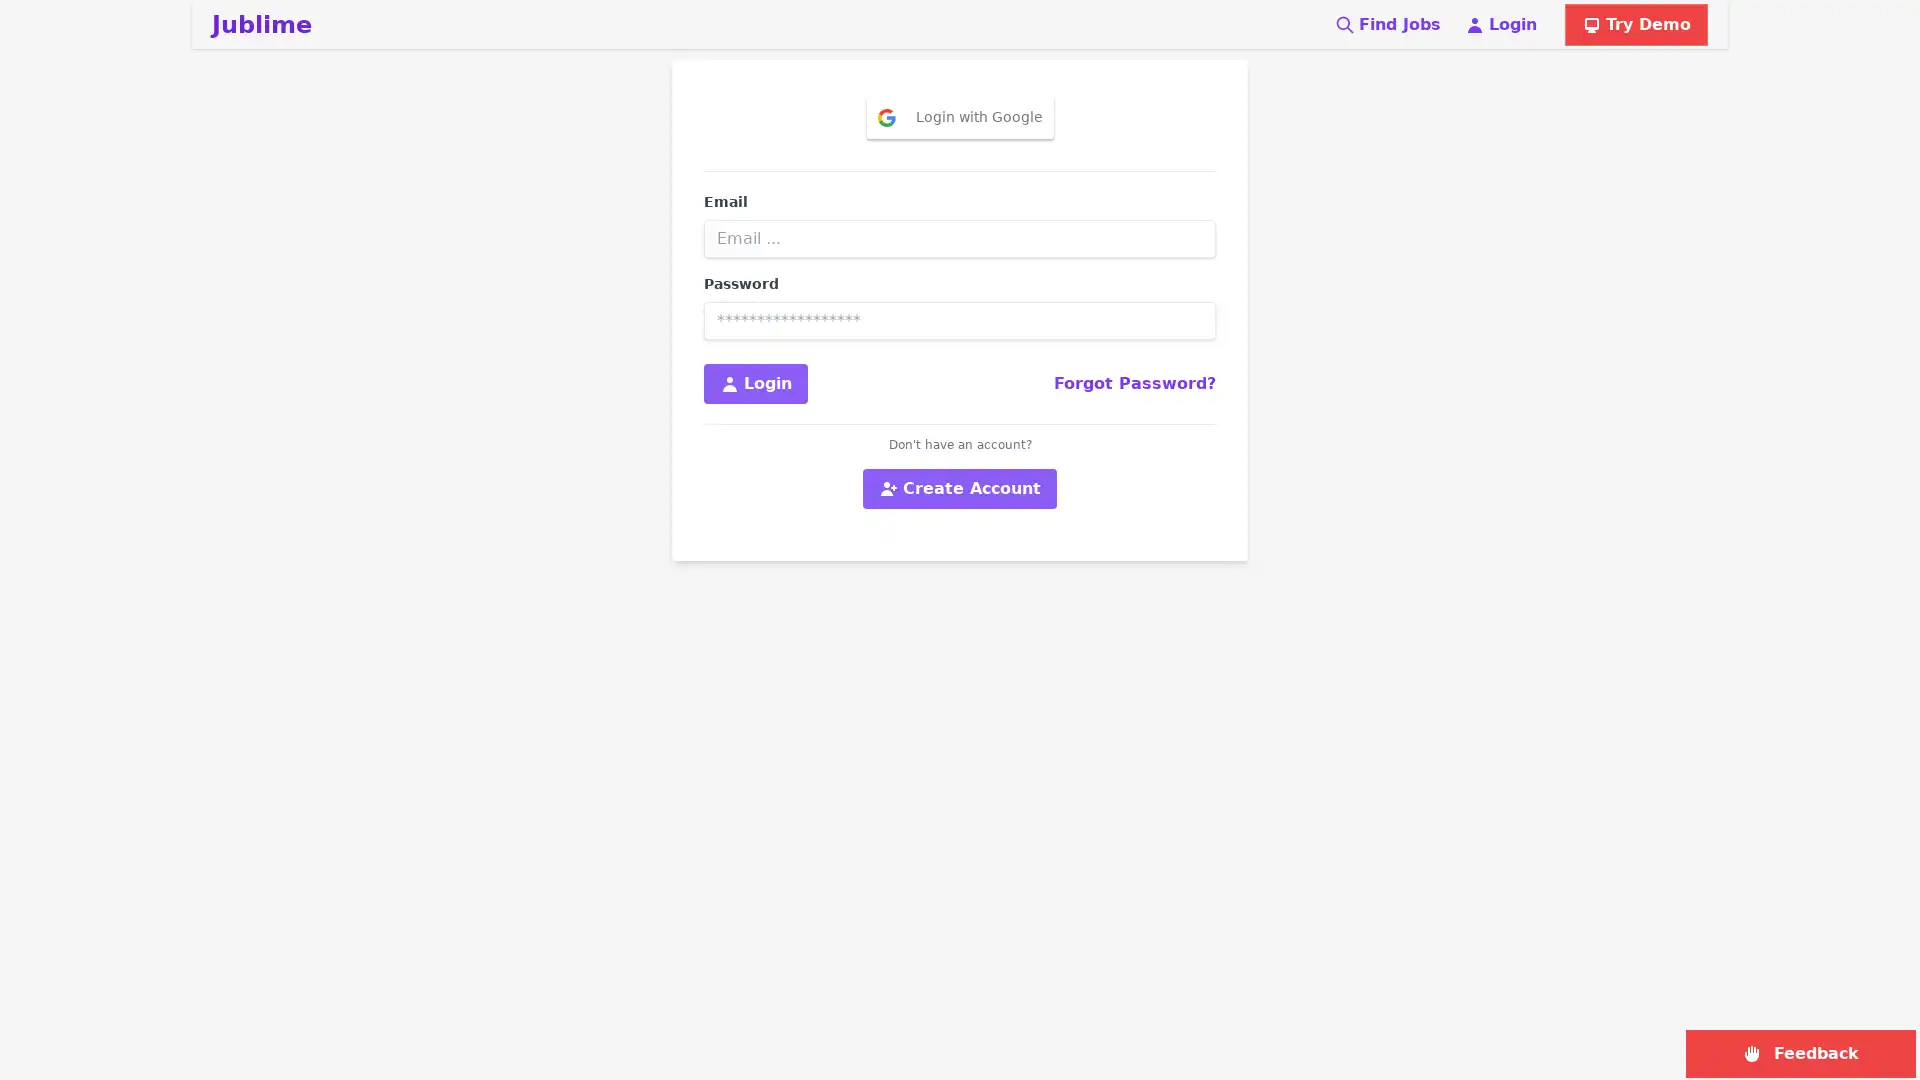 This screenshot has width=1920, height=1080. Describe the element at coordinates (960, 489) in the screenshot. I see `Create Account` at that location.